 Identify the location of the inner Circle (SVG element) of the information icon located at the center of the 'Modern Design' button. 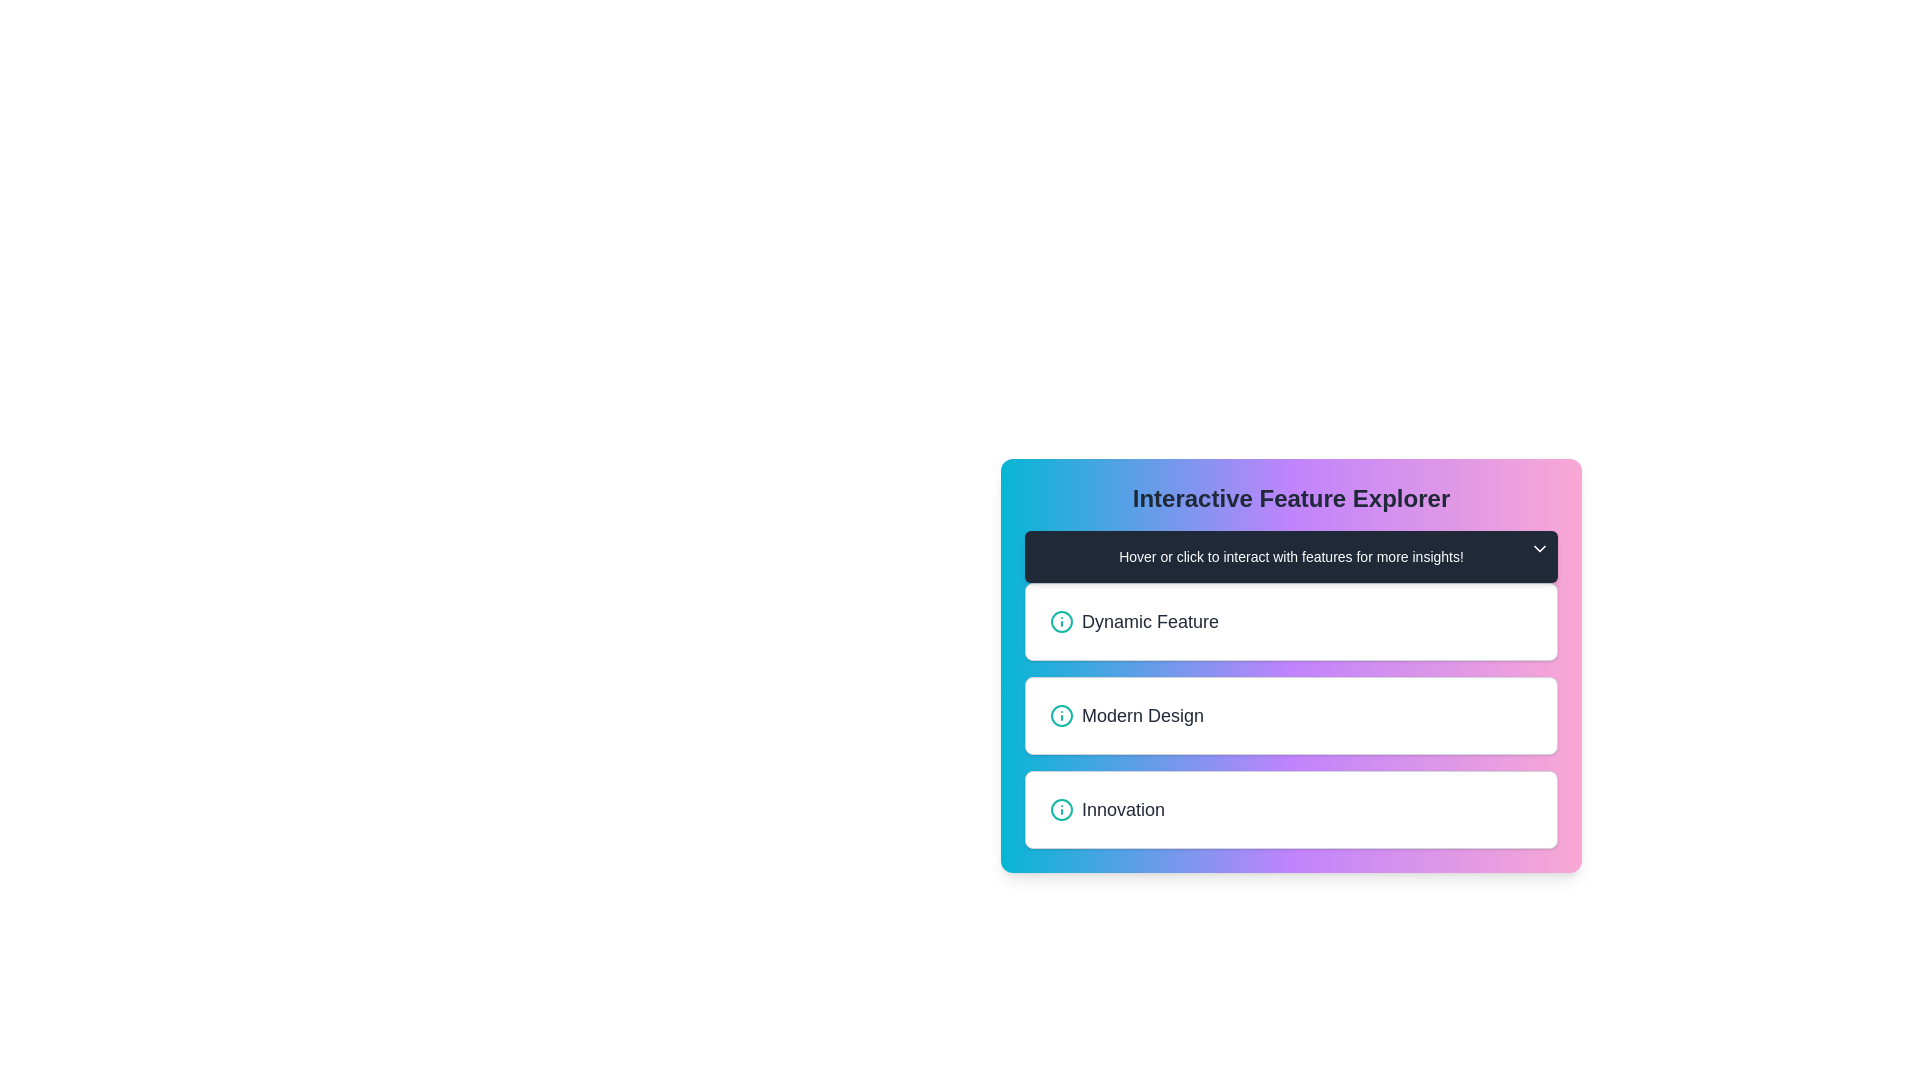
(1060, 715).